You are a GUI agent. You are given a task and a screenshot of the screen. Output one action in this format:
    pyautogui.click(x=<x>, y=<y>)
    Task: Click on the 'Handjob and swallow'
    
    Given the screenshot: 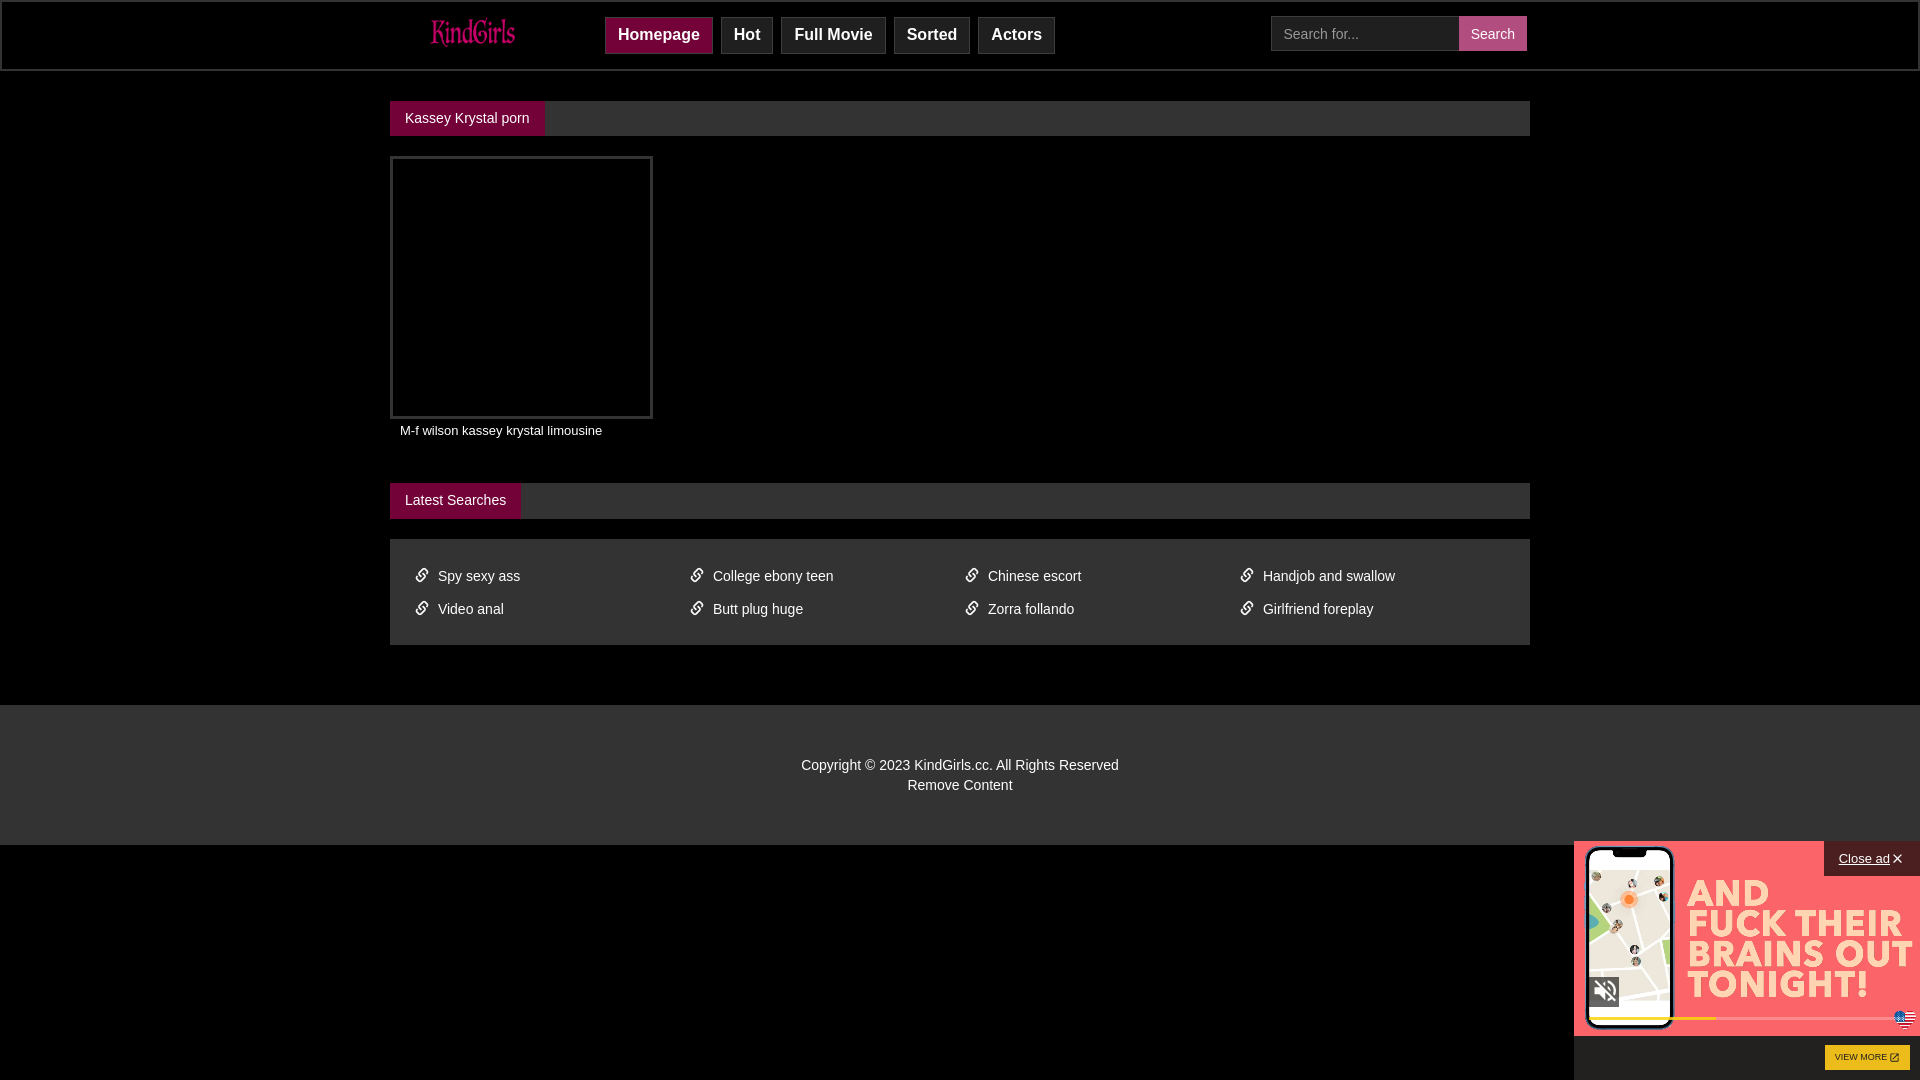 What is the action you would take?
    pyautogui.click(x=1371, y=575)
    